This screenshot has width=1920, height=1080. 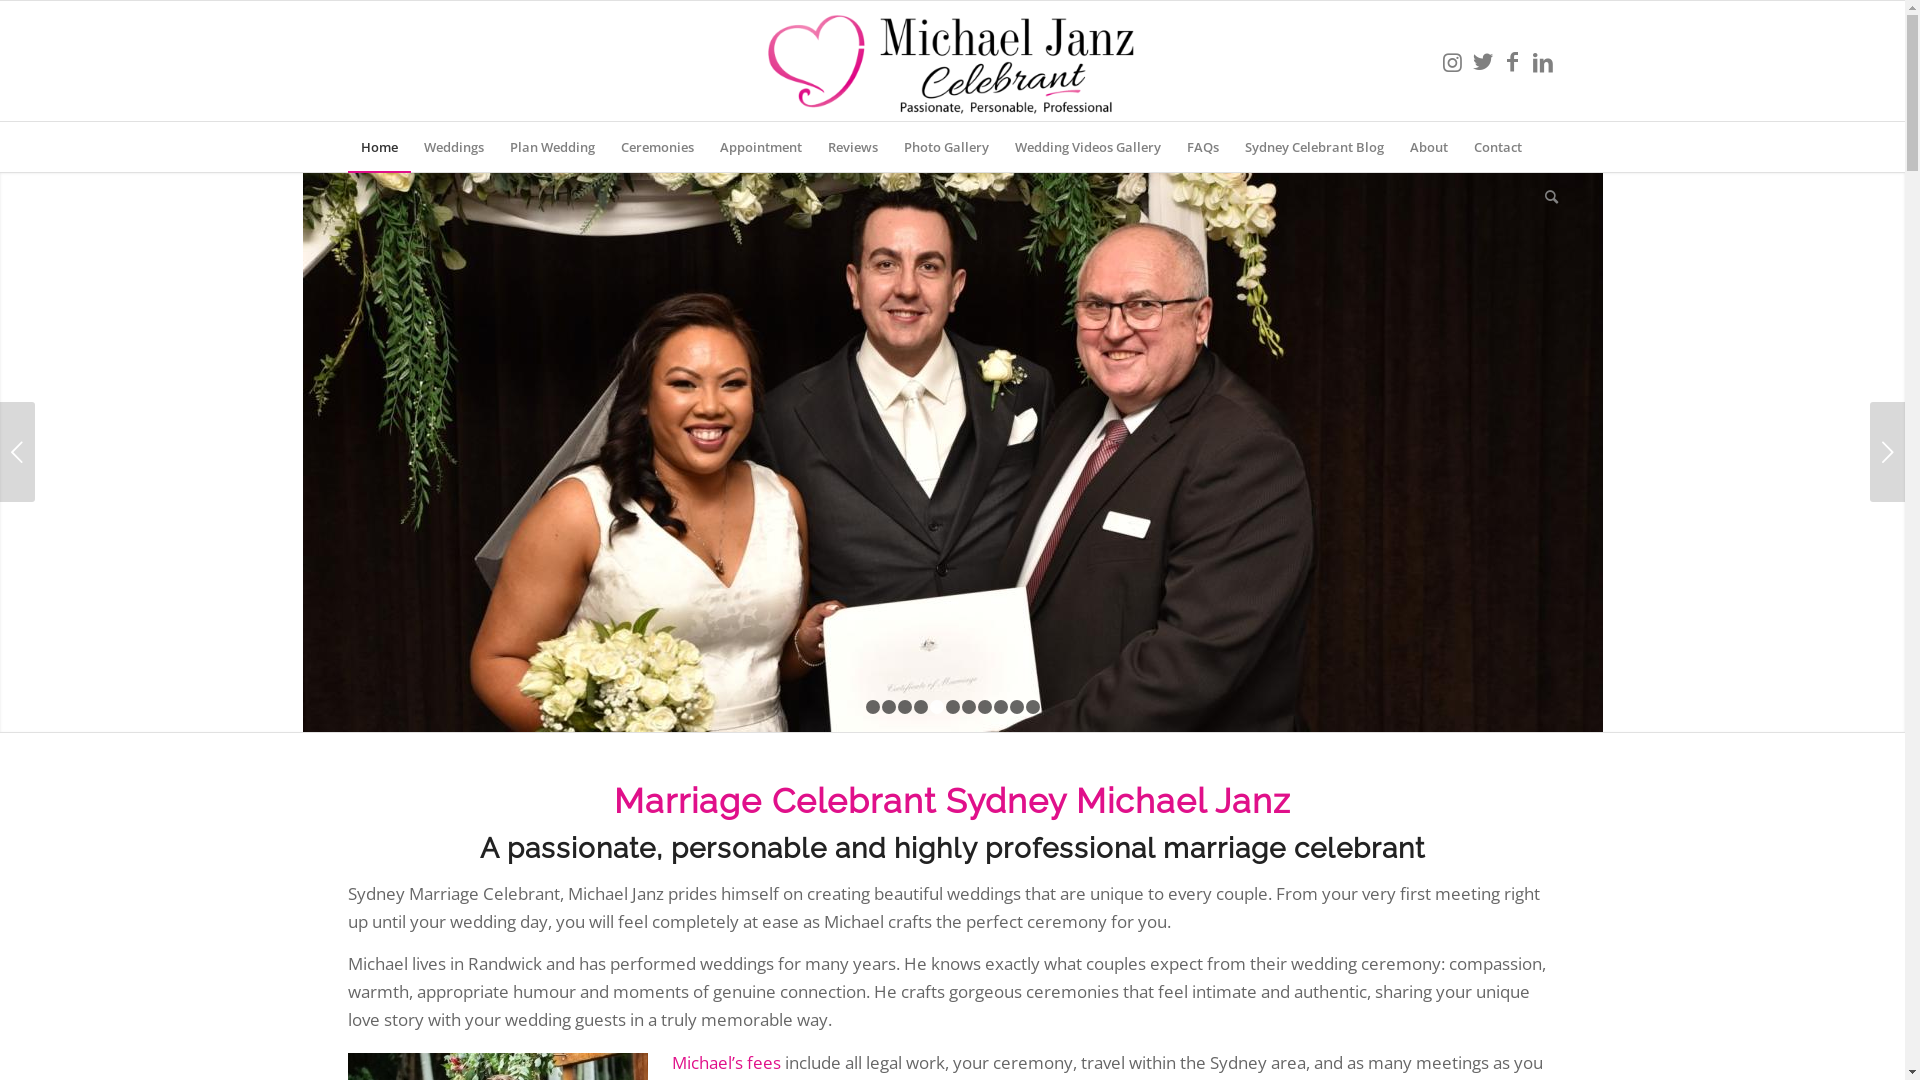 I want to click on 'Weddings', so click(x=451, y=145).